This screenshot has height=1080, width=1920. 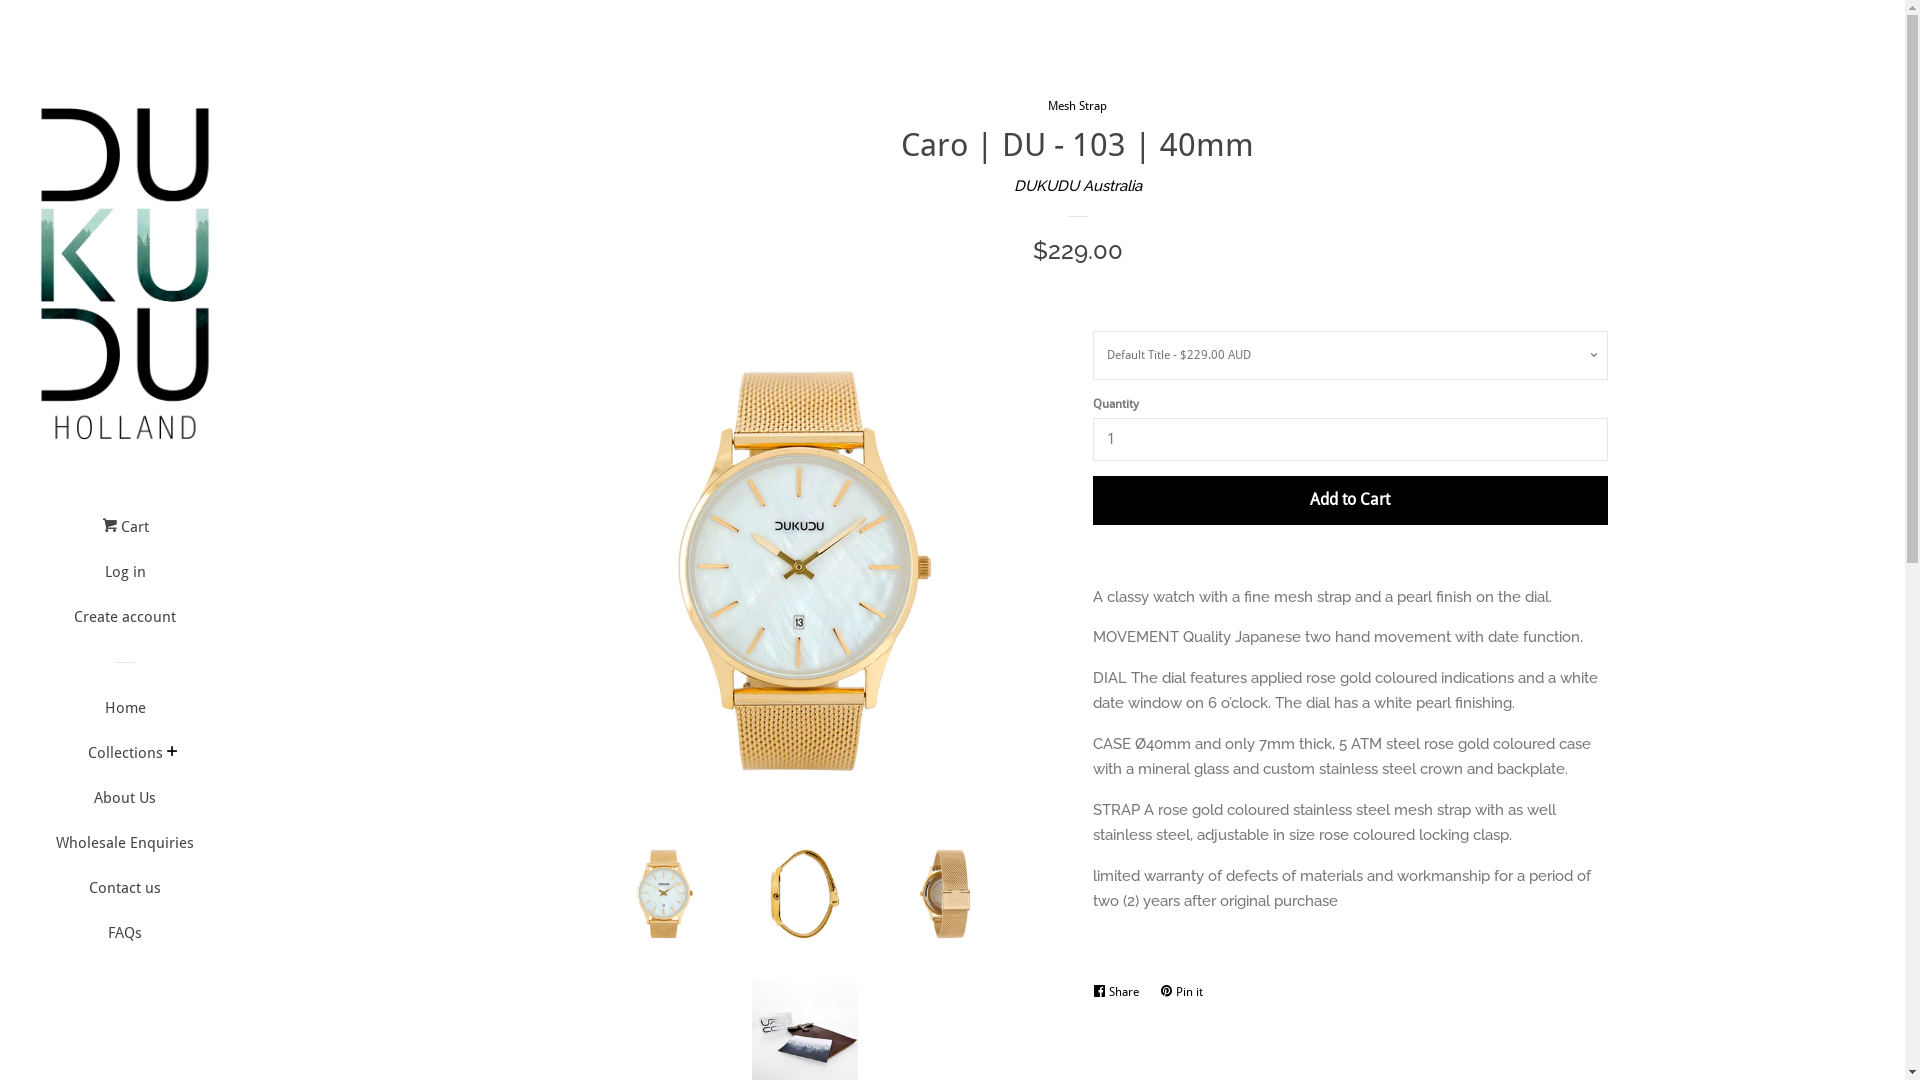 I want to click on 'FAQs', so click(x=44, y=940).